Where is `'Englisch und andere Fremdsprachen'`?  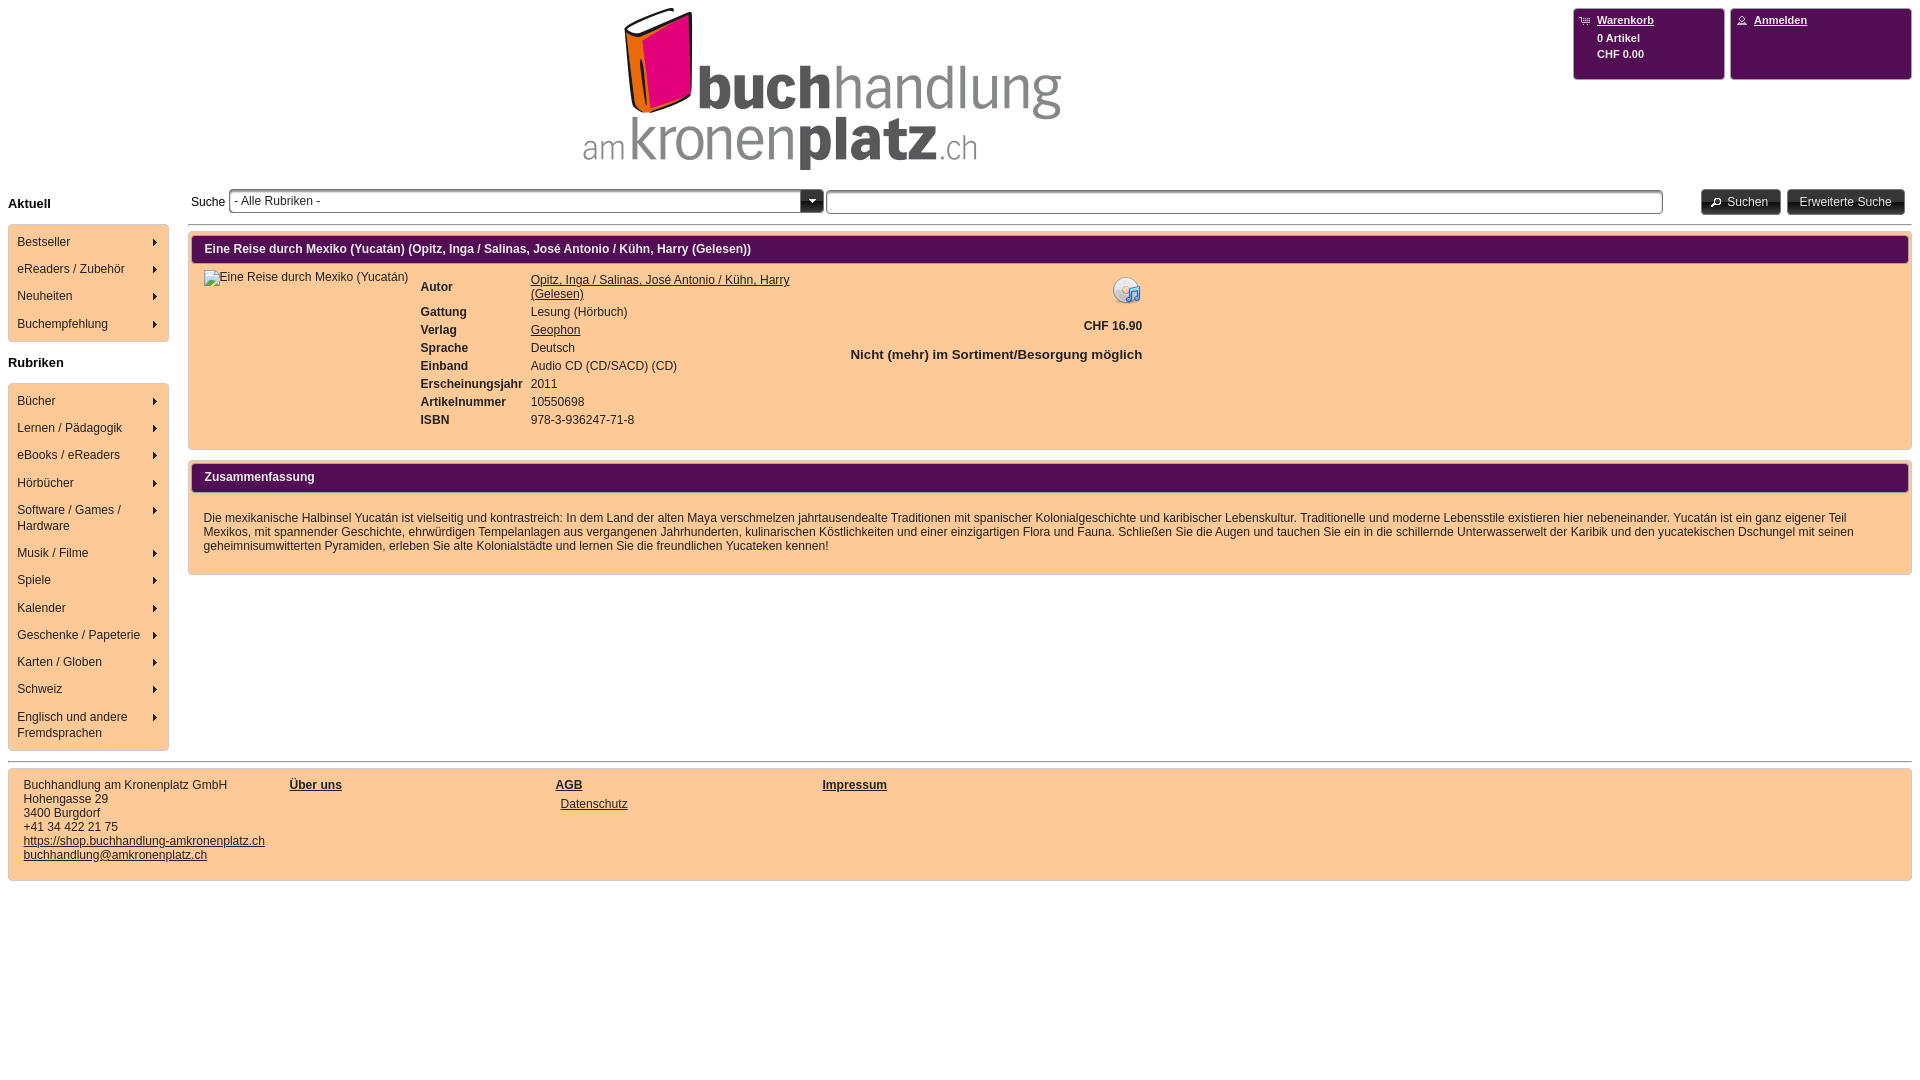
'Englisch und andere Fremdsprachen' is located at coordinates (13, 724).